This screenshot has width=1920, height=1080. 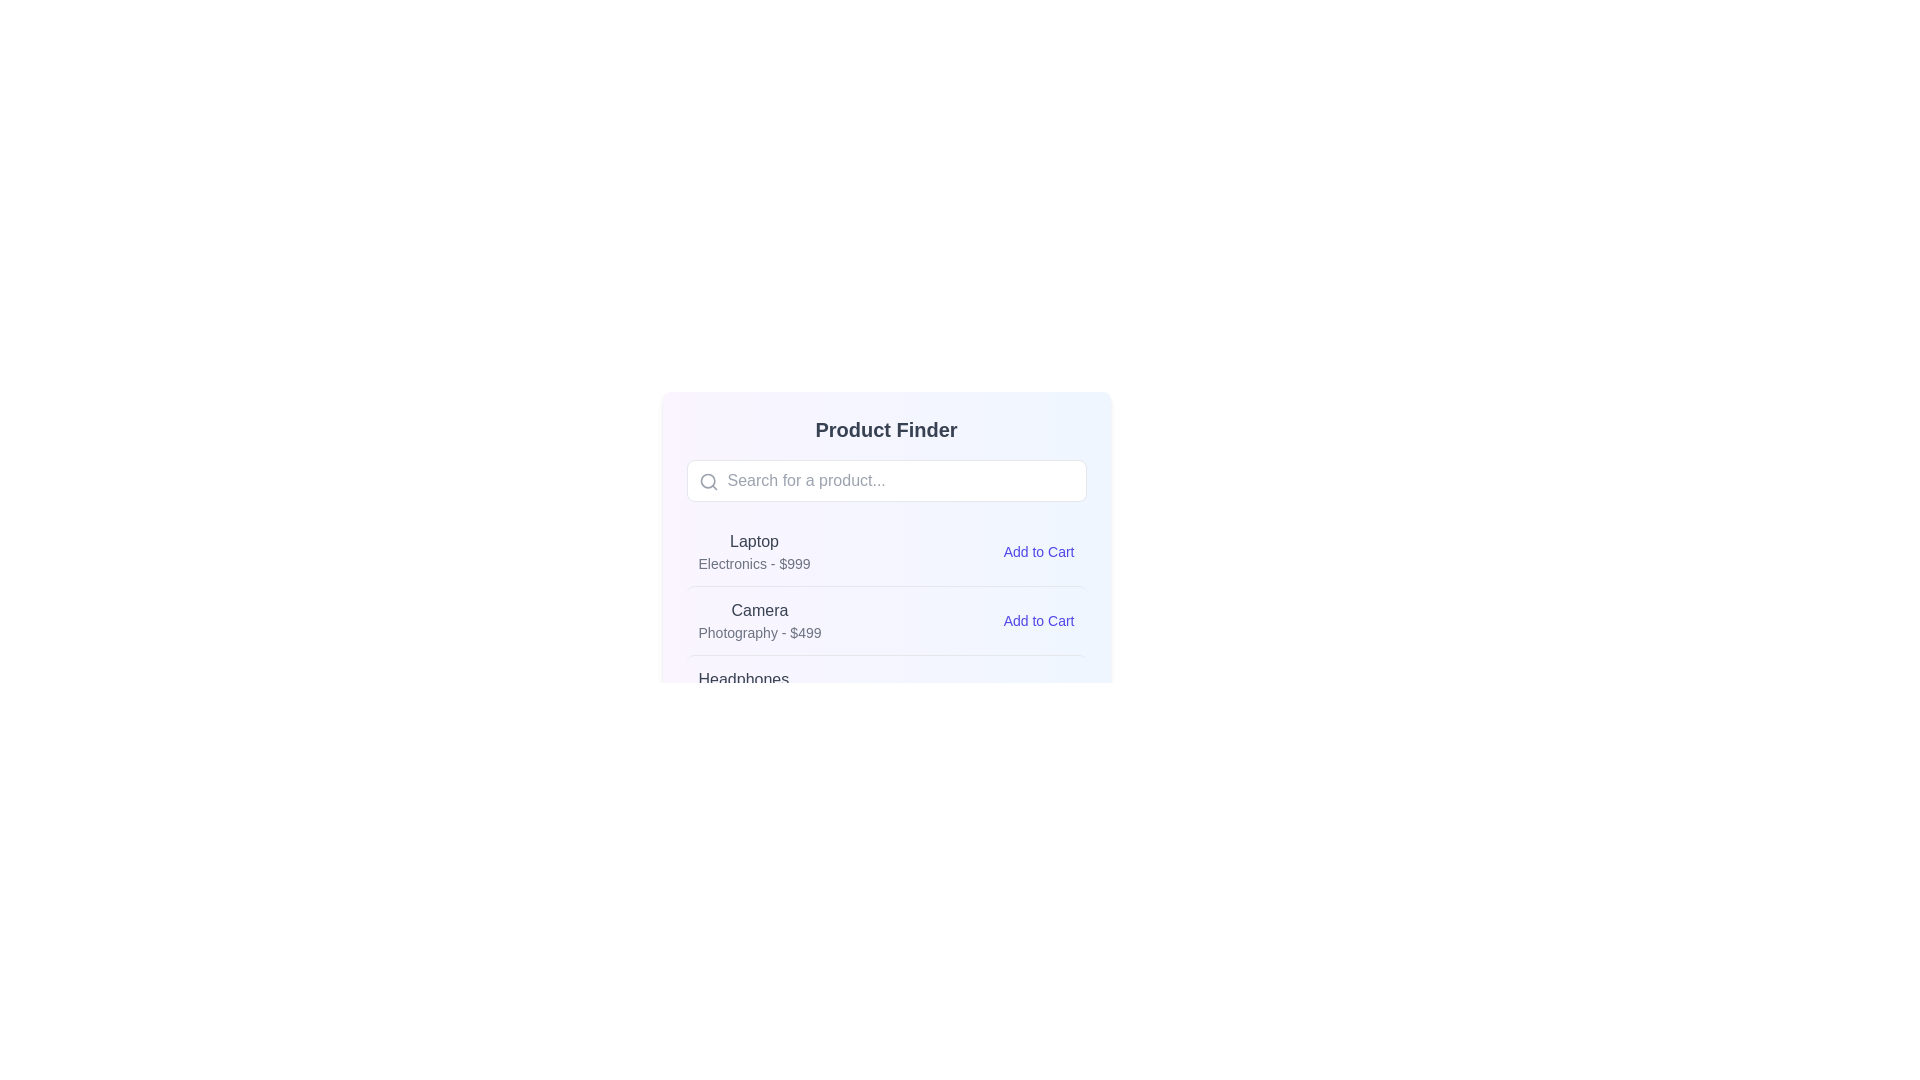 I want to click on the 'Camera' text label which is a medium-sized gray label positioned in the 'Product Finder' interface, situated between 'Laptop' and 'Headphones', so click(x=758, y=609).